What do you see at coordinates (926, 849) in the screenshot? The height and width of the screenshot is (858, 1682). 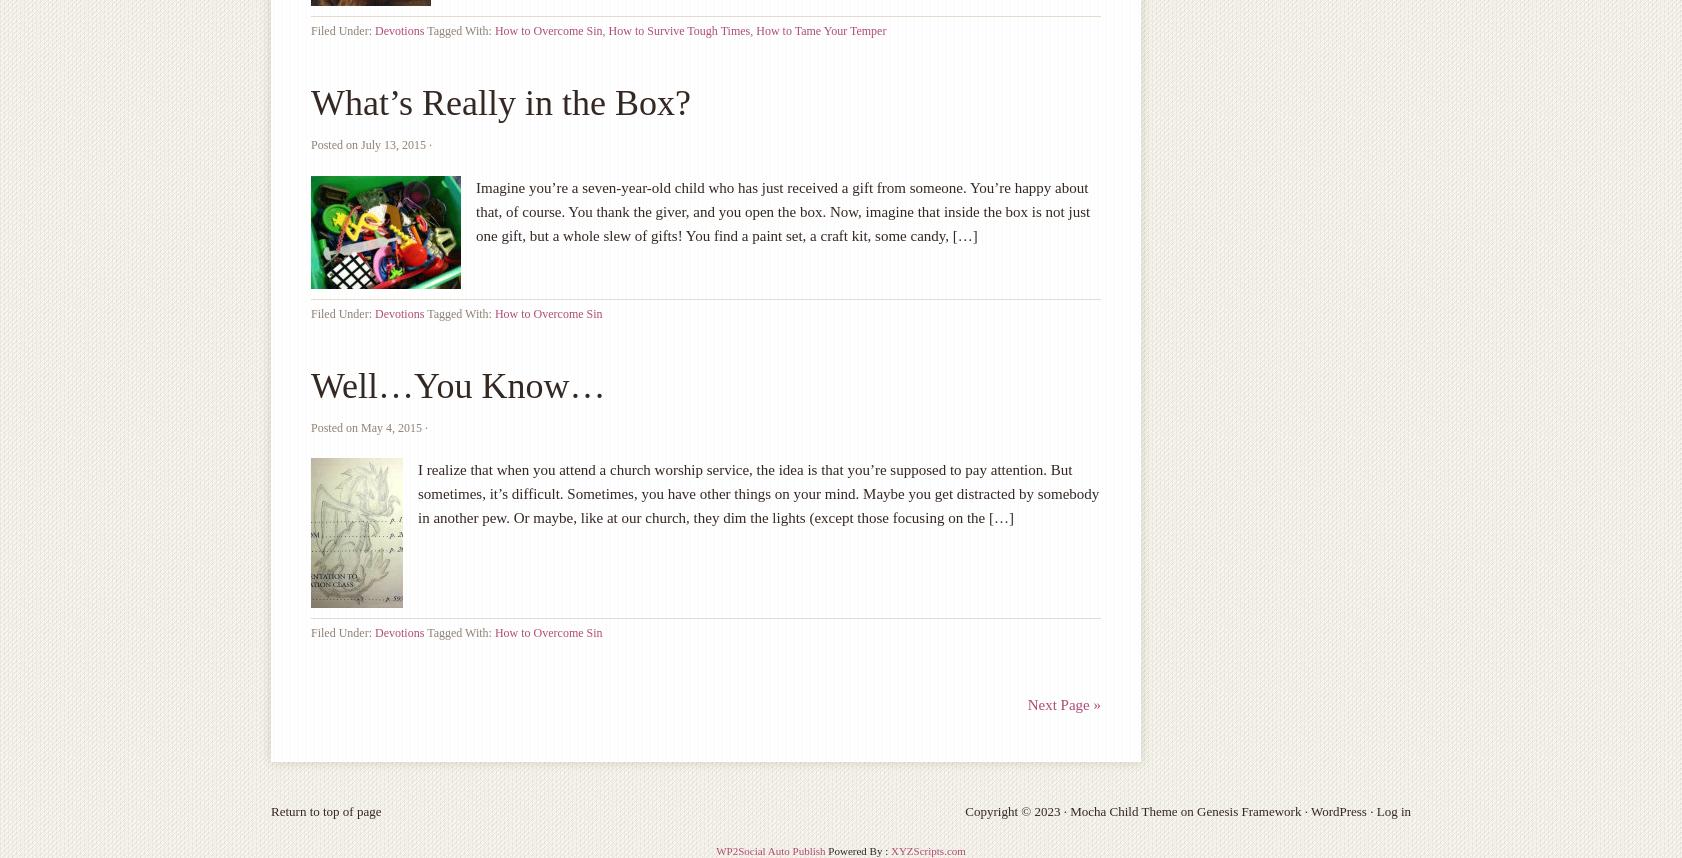 I see `'XYZScripts.com'` at bounding box center [926, 849].